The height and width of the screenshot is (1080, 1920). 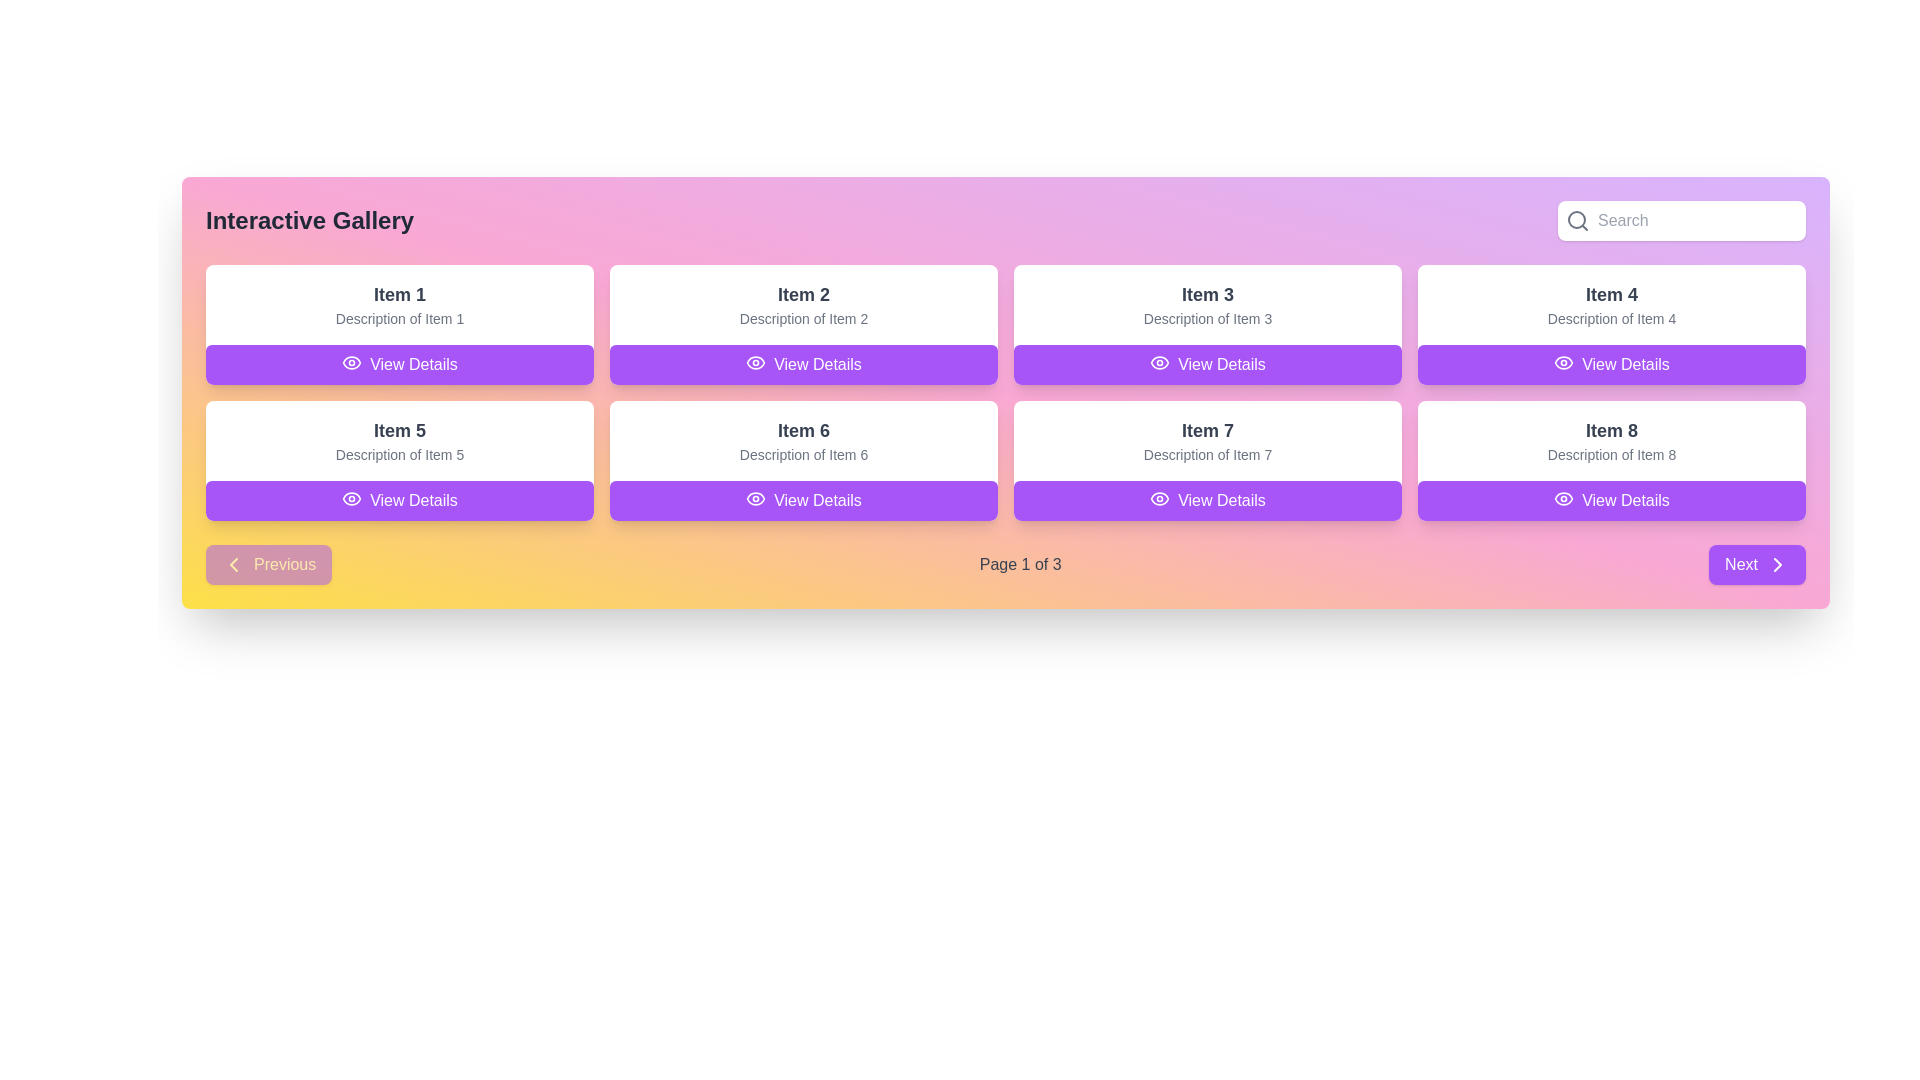 I want to click on the text label that reads 'Description of Item 6', which is styled with a small font size and gray color, located directly beneath the title 'Item 6' in the second row, second column of the item gallery, so click(x=804, y=455).